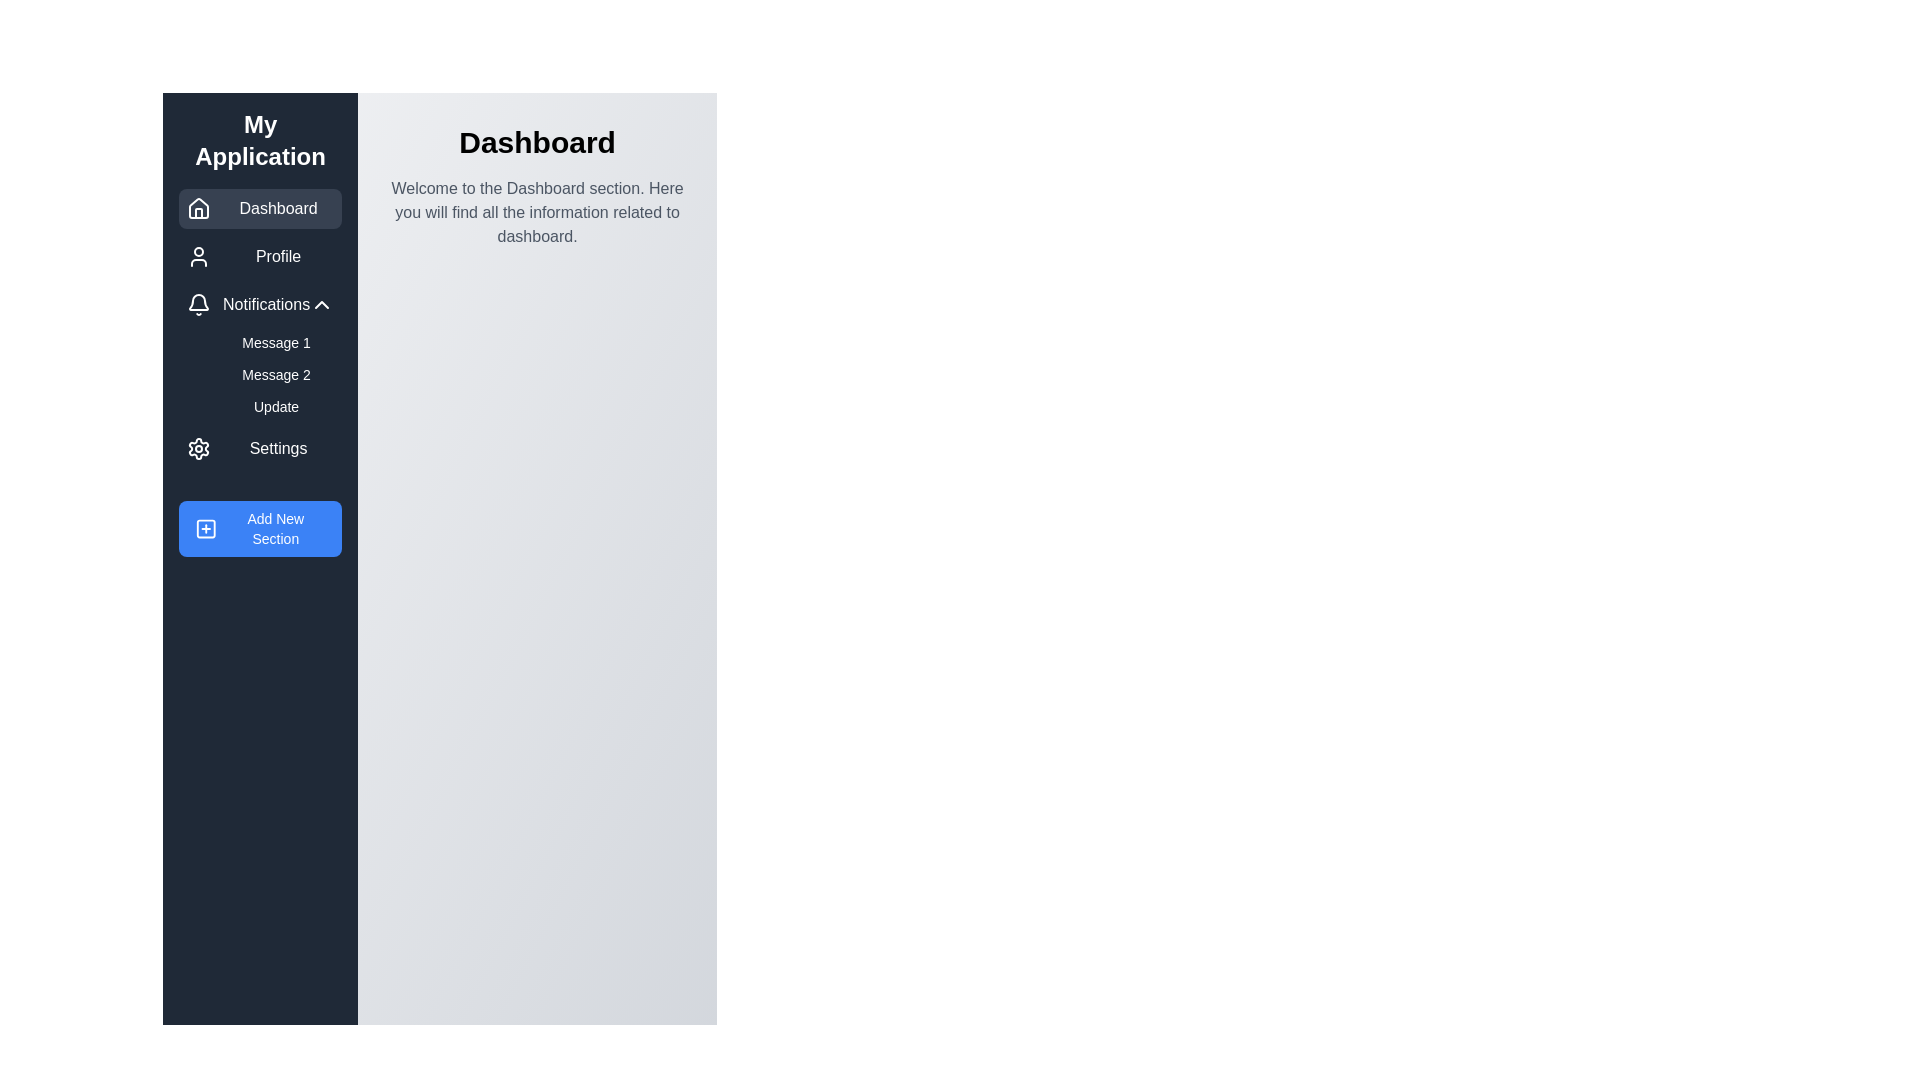  Describe the element at coordinates (277, 256) in the screenshot. I see `the 'Profile' label in the sidebar menu, which is the second option below 'Dashboard' and above 'Notifications'` at that location.